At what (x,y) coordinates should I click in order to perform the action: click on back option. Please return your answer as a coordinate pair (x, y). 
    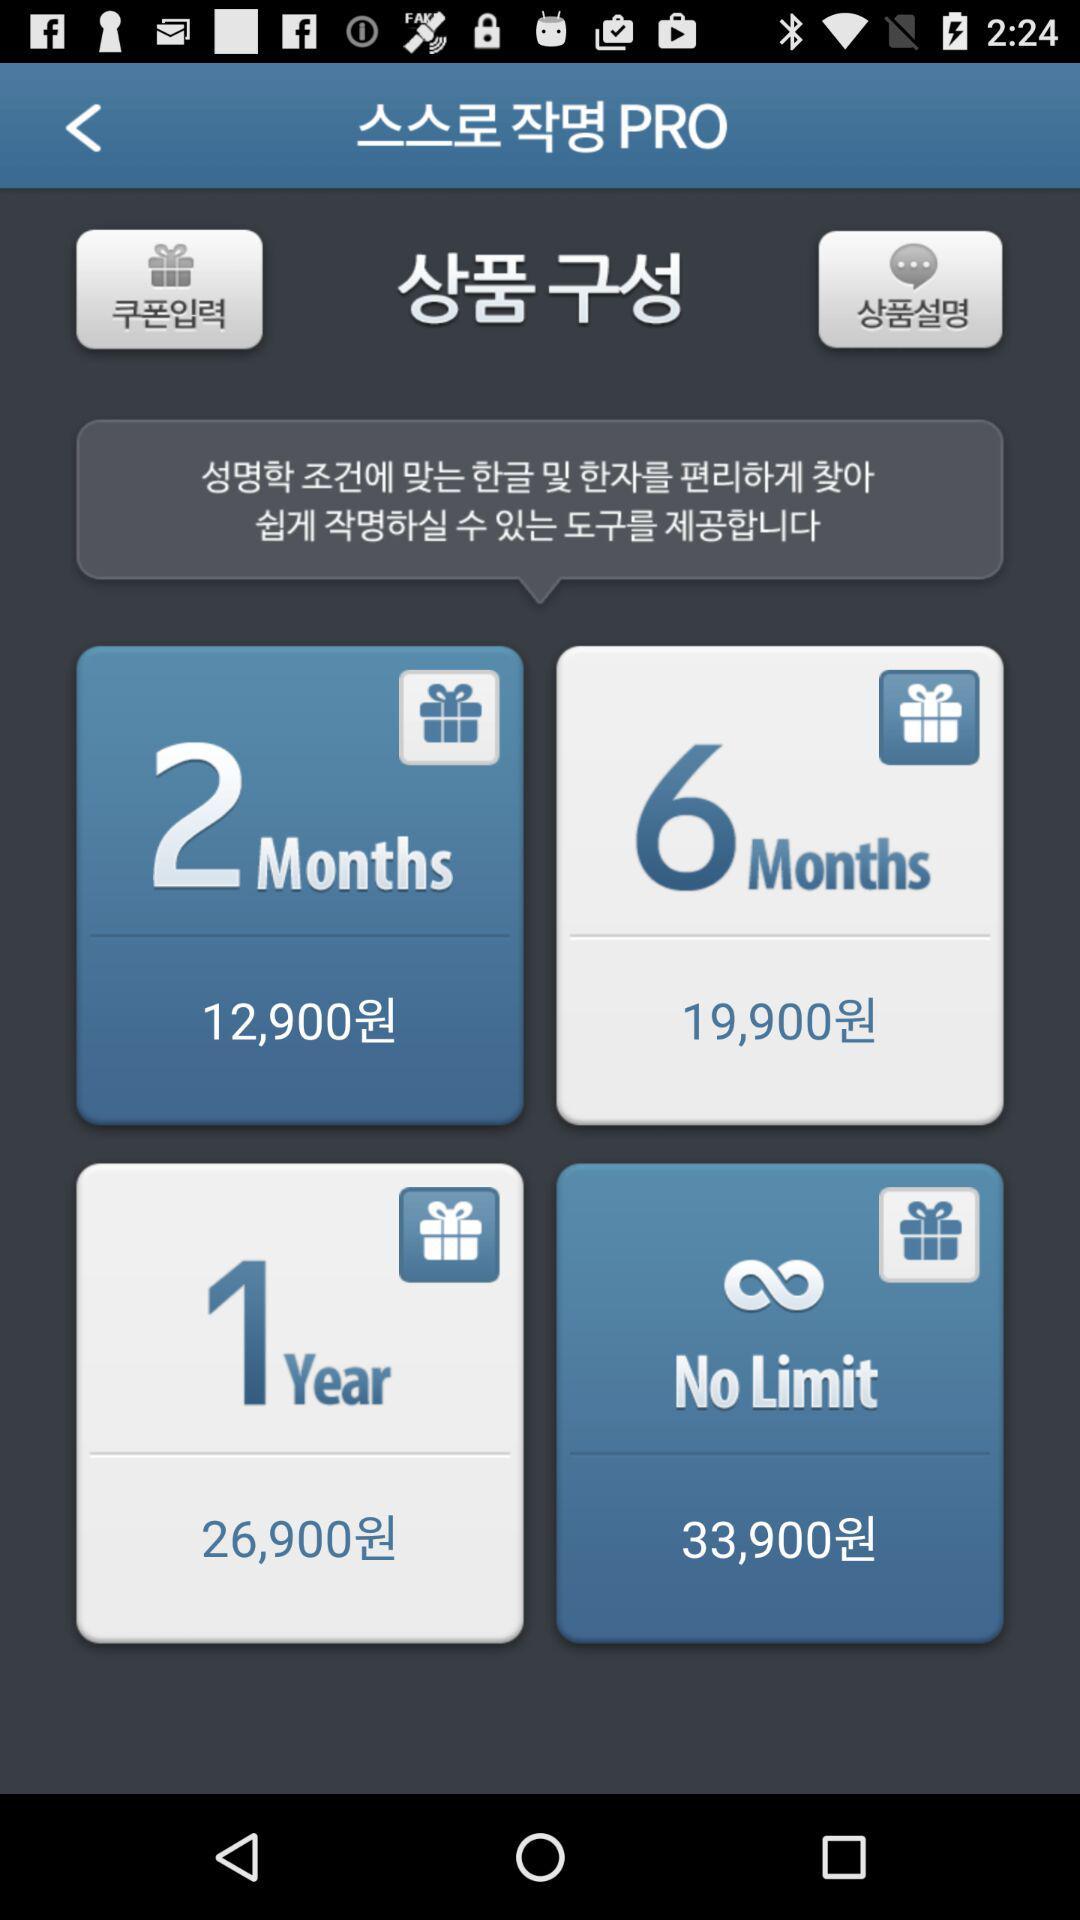
    Looking at the image, I should click on (108, 132).